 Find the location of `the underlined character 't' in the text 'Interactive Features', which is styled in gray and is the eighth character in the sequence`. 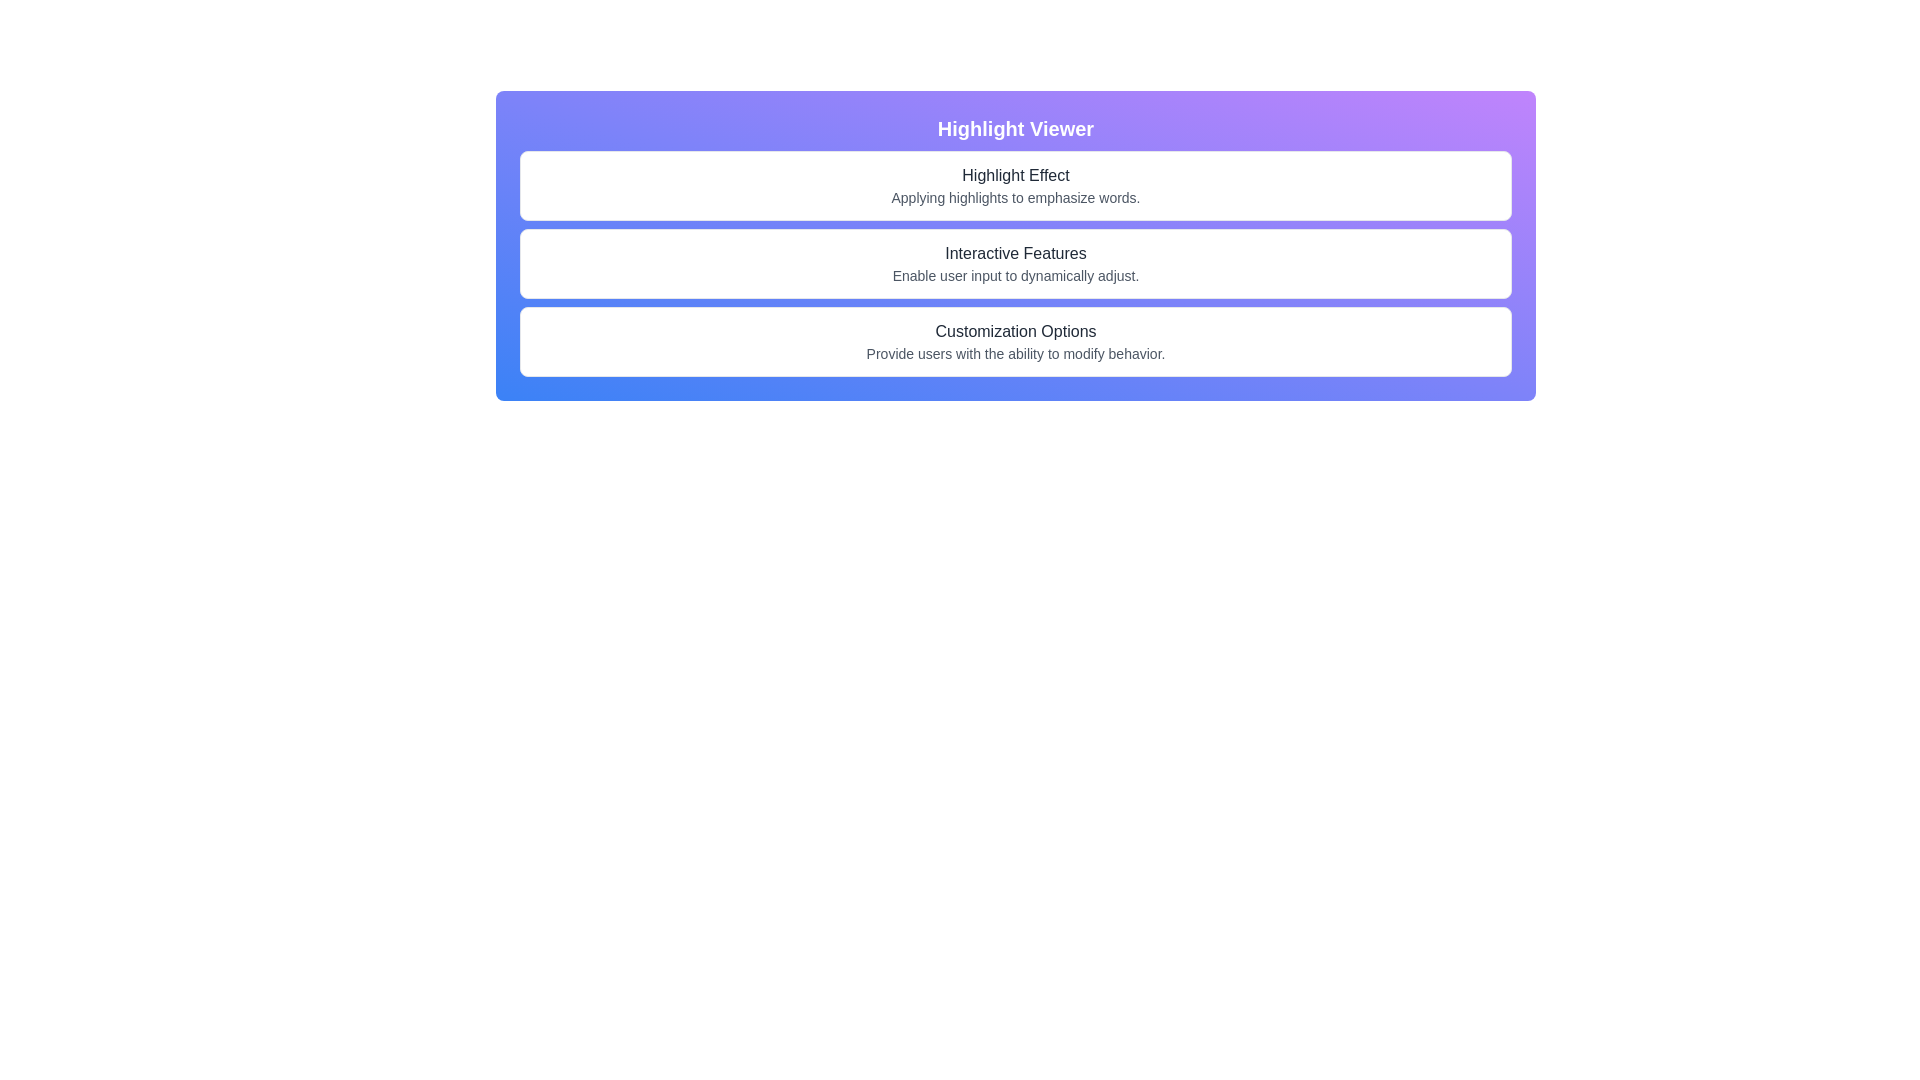

the underlined character 't' in the text 'Interactive Features', which is styled in gray and is the eighth character in the sequence is located at coordinates (996, 252).